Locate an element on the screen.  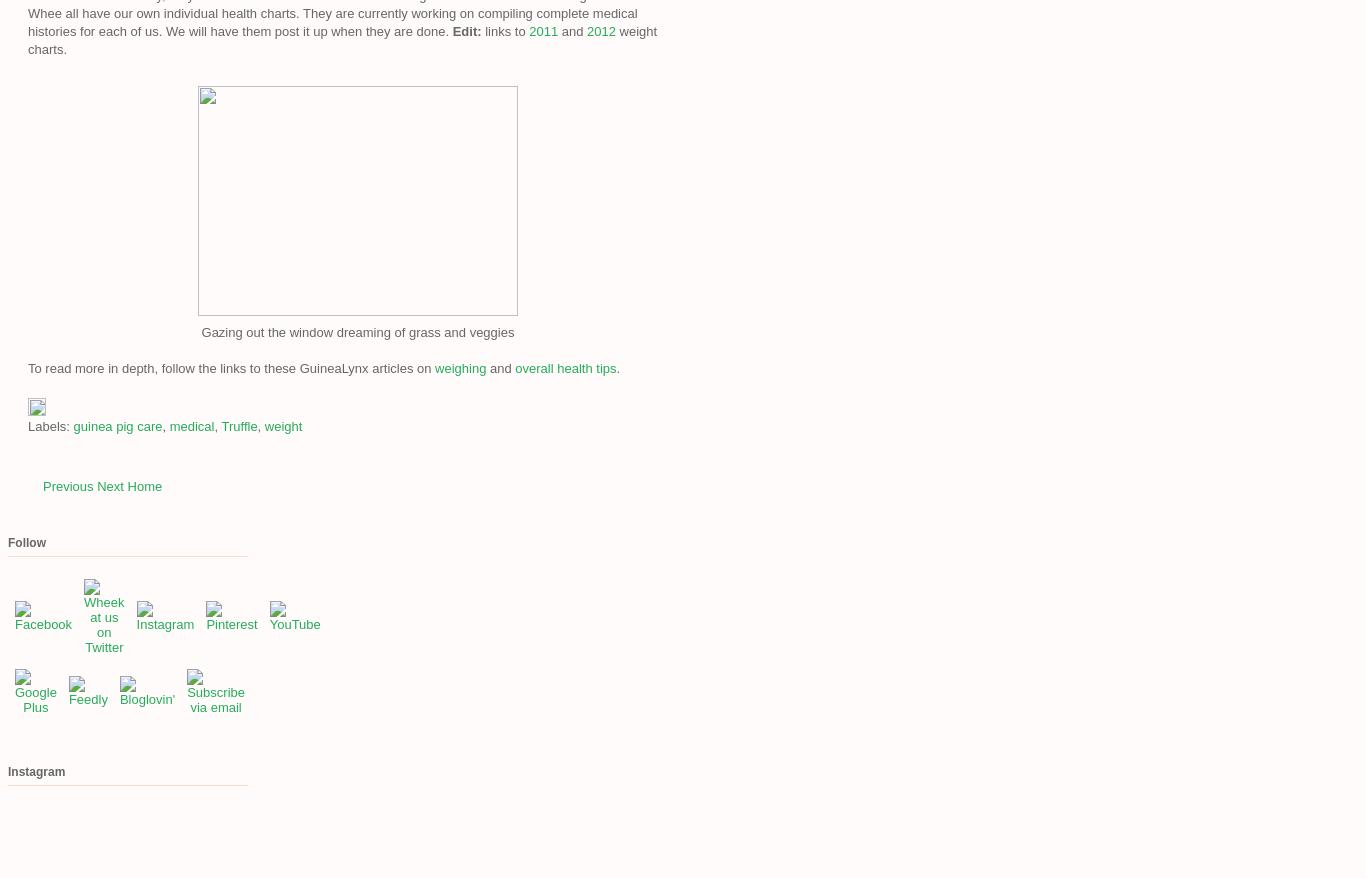
'links to' is located at coordinates (505, 30).